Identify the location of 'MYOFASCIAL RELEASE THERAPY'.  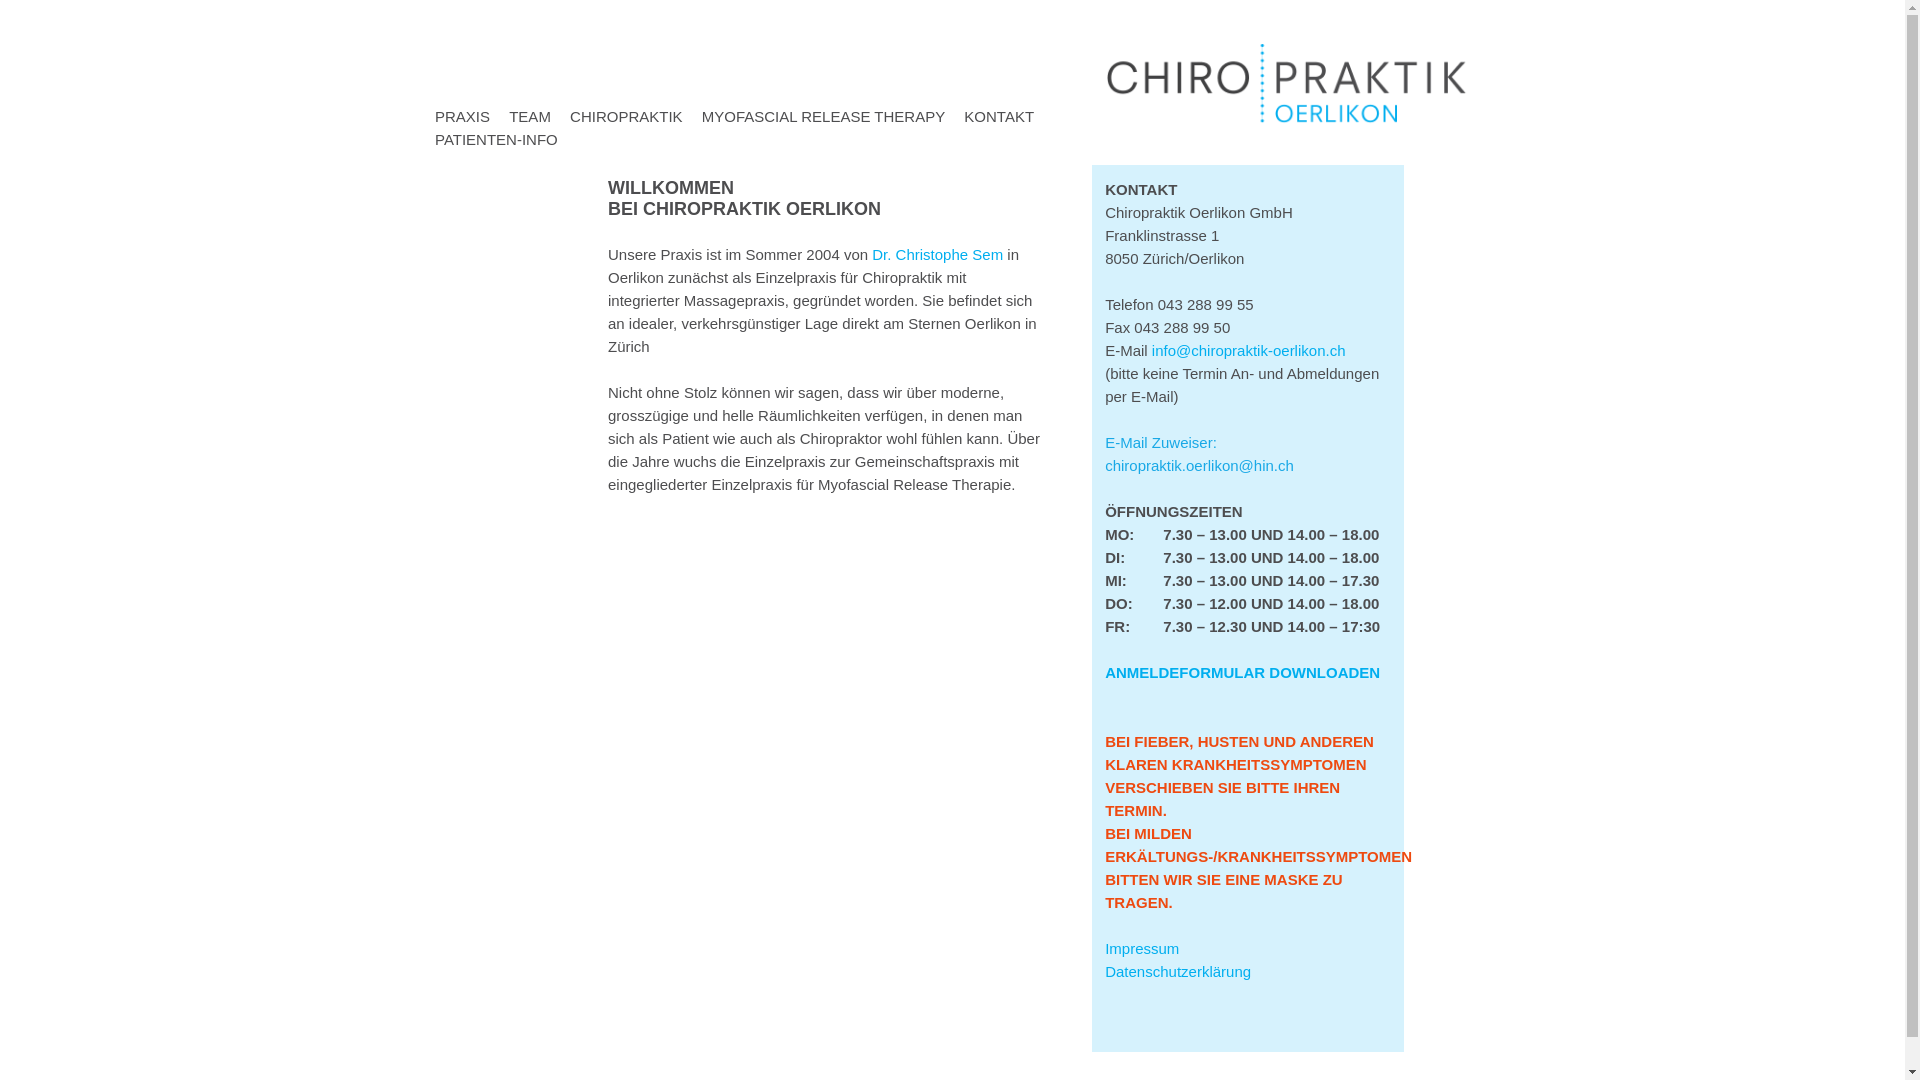
(823, 116).